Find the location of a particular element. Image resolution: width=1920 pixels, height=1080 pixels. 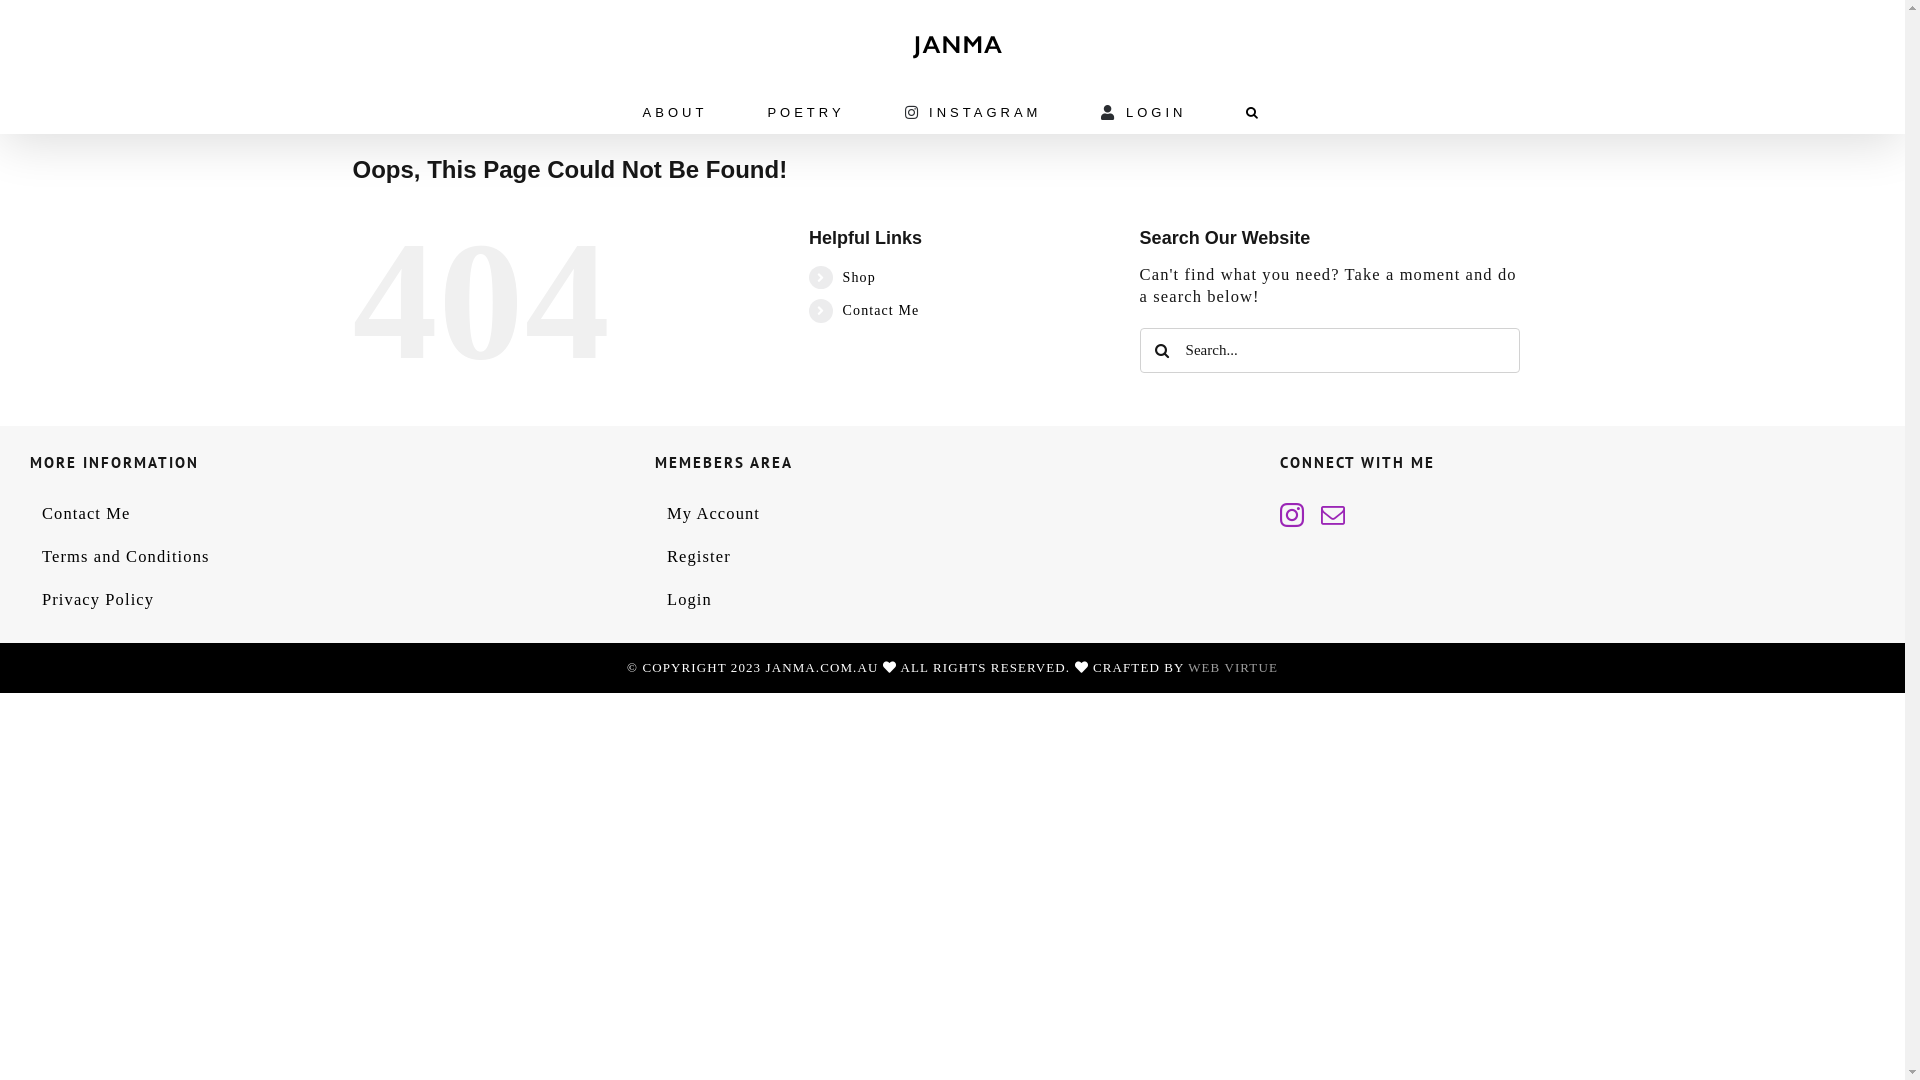

'LOGIN' is located at coordinates (1069, 111).